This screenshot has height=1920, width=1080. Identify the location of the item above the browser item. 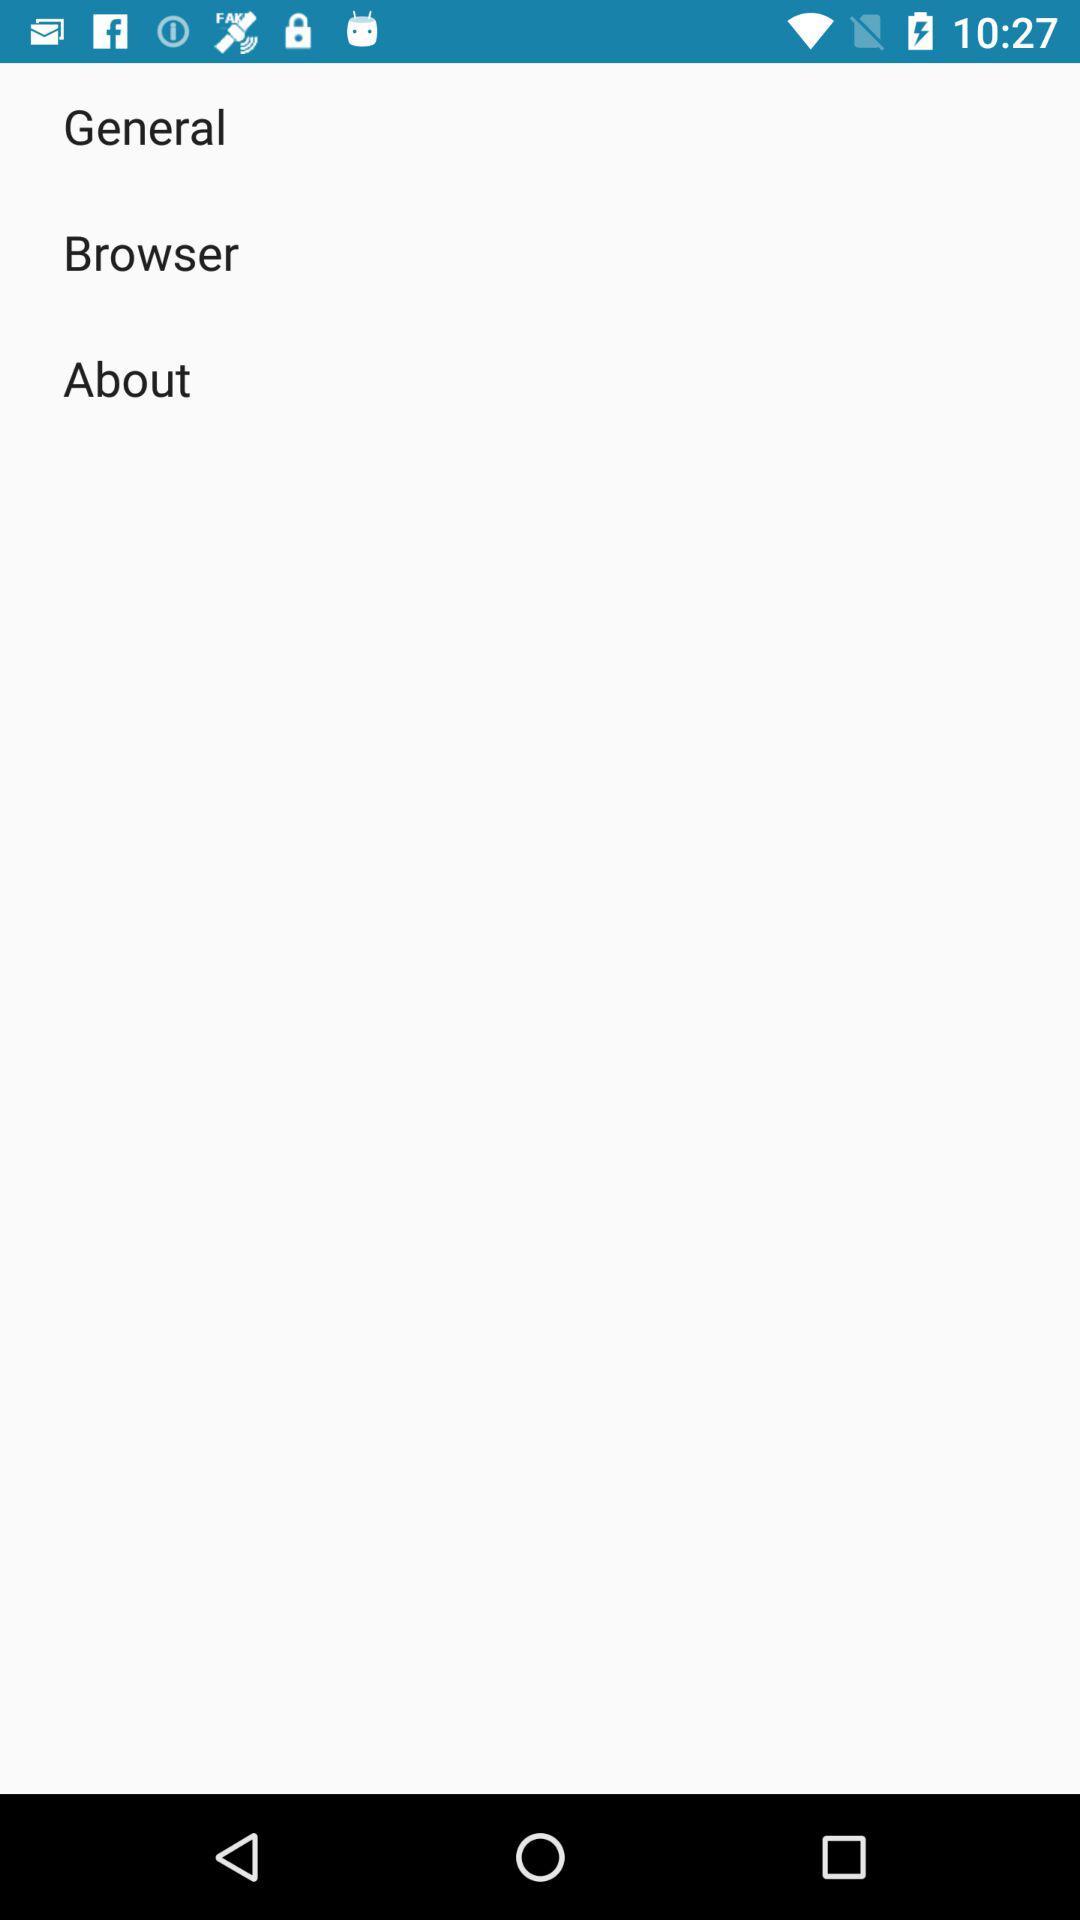
(144, 124).